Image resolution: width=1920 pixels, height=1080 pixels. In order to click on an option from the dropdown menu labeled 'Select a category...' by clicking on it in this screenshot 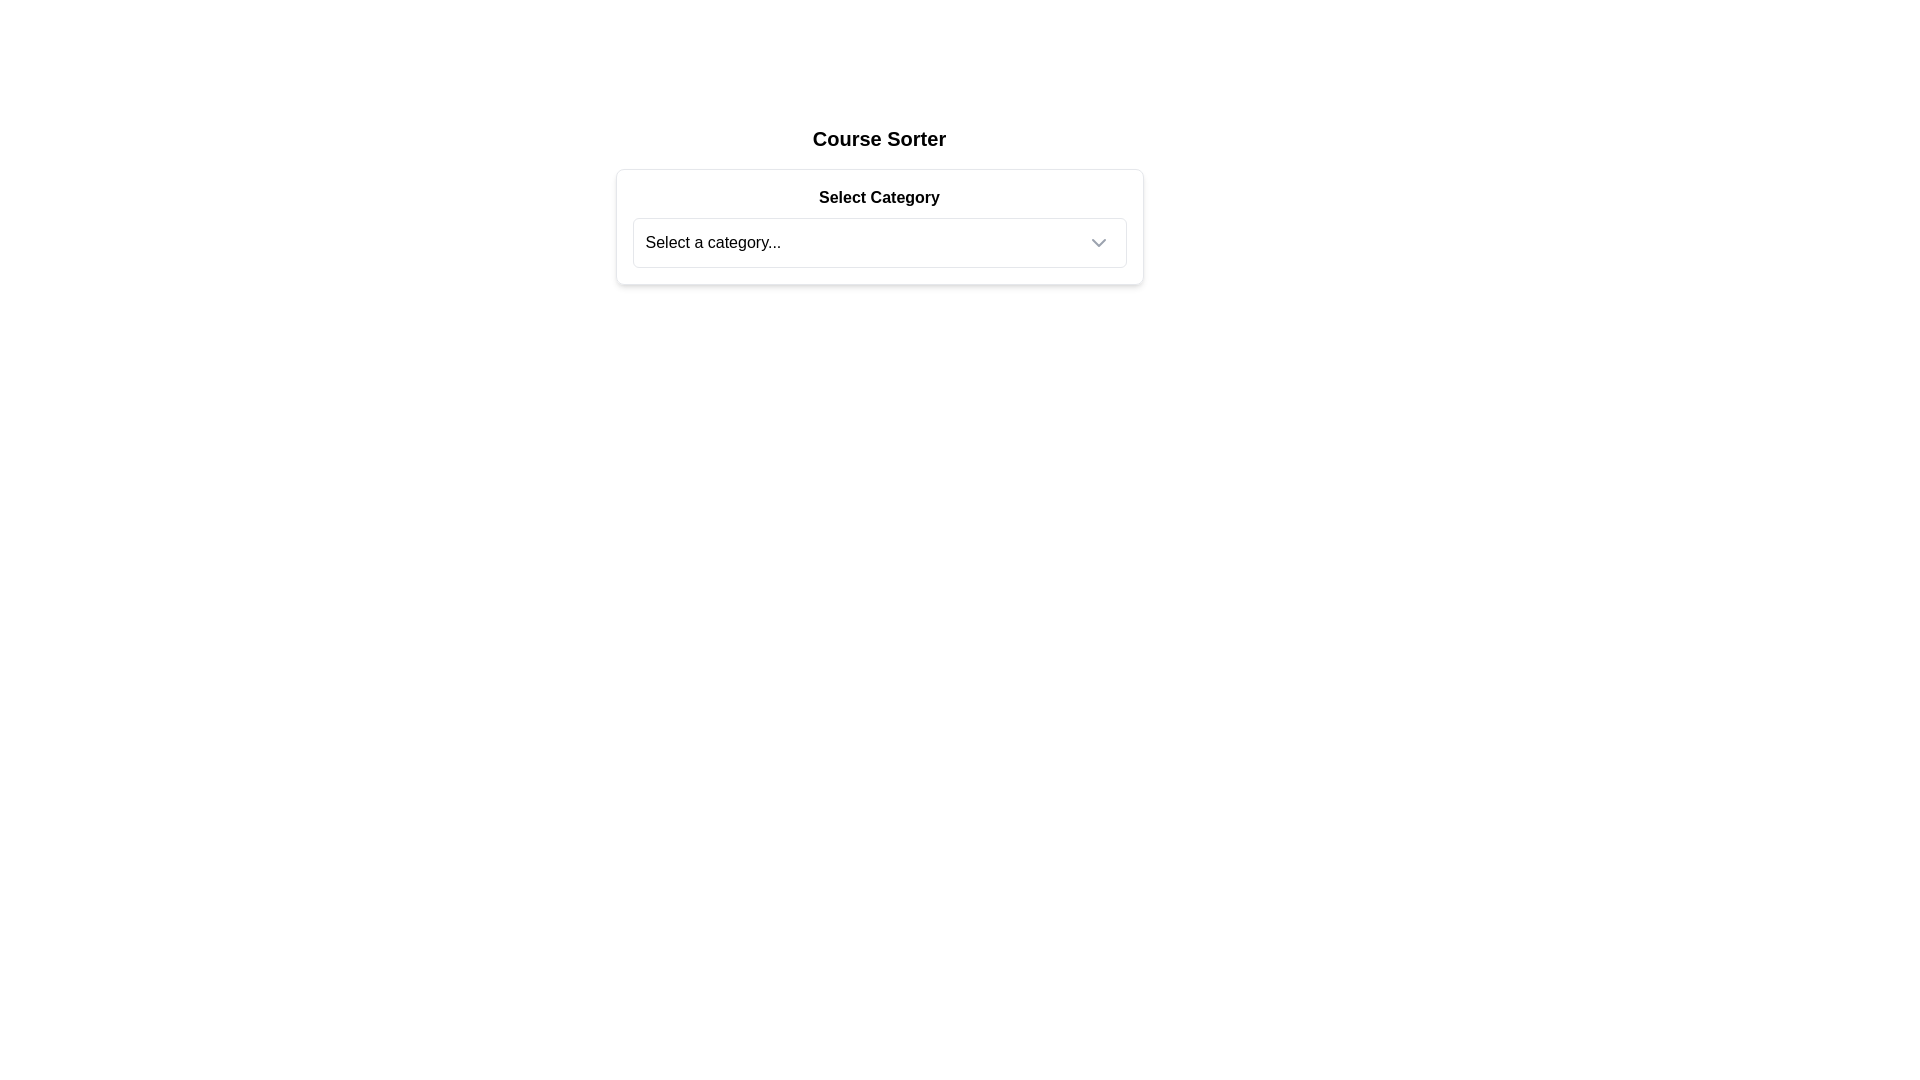, I will do `click(879, 242)`.